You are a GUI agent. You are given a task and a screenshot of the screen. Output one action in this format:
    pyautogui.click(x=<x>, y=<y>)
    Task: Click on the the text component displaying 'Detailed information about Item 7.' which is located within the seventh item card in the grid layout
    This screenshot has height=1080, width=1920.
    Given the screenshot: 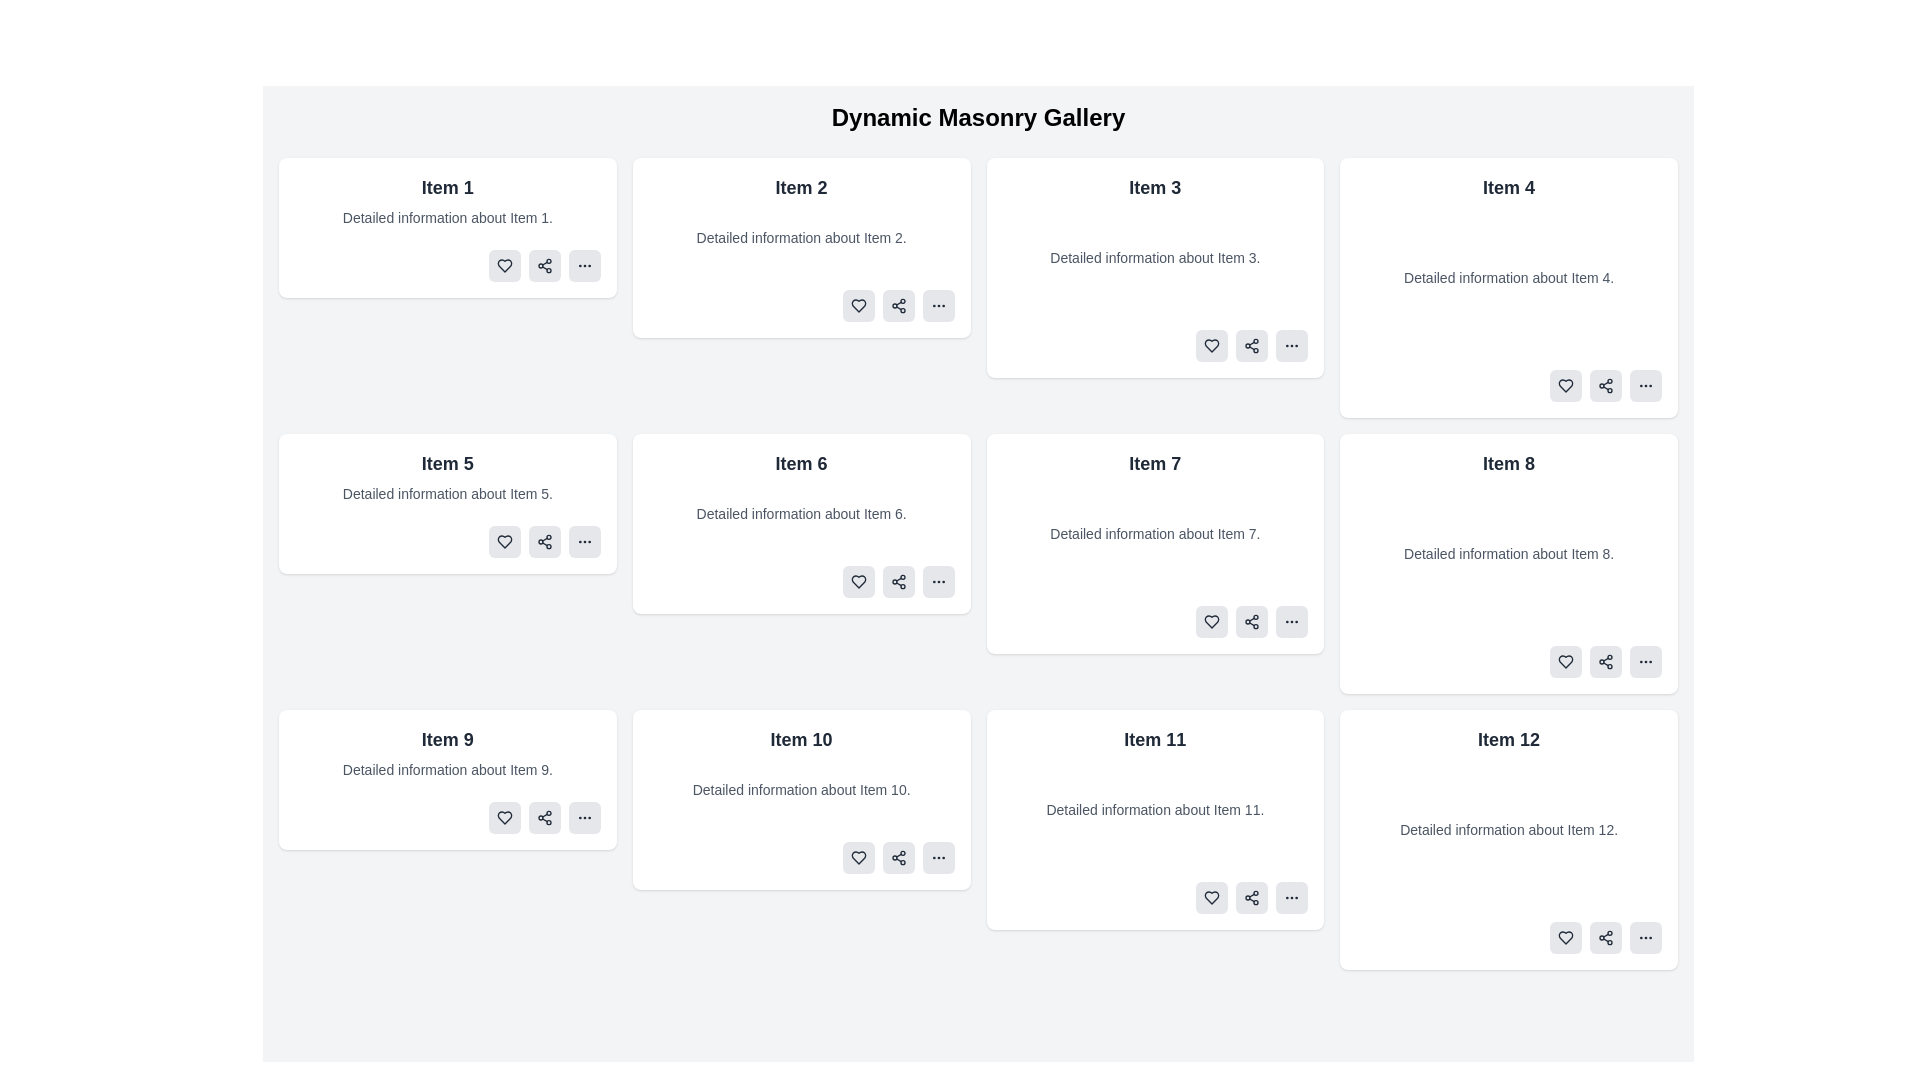 What is the action you would take?
    pyautogui.click(x=1155, y=532)
    